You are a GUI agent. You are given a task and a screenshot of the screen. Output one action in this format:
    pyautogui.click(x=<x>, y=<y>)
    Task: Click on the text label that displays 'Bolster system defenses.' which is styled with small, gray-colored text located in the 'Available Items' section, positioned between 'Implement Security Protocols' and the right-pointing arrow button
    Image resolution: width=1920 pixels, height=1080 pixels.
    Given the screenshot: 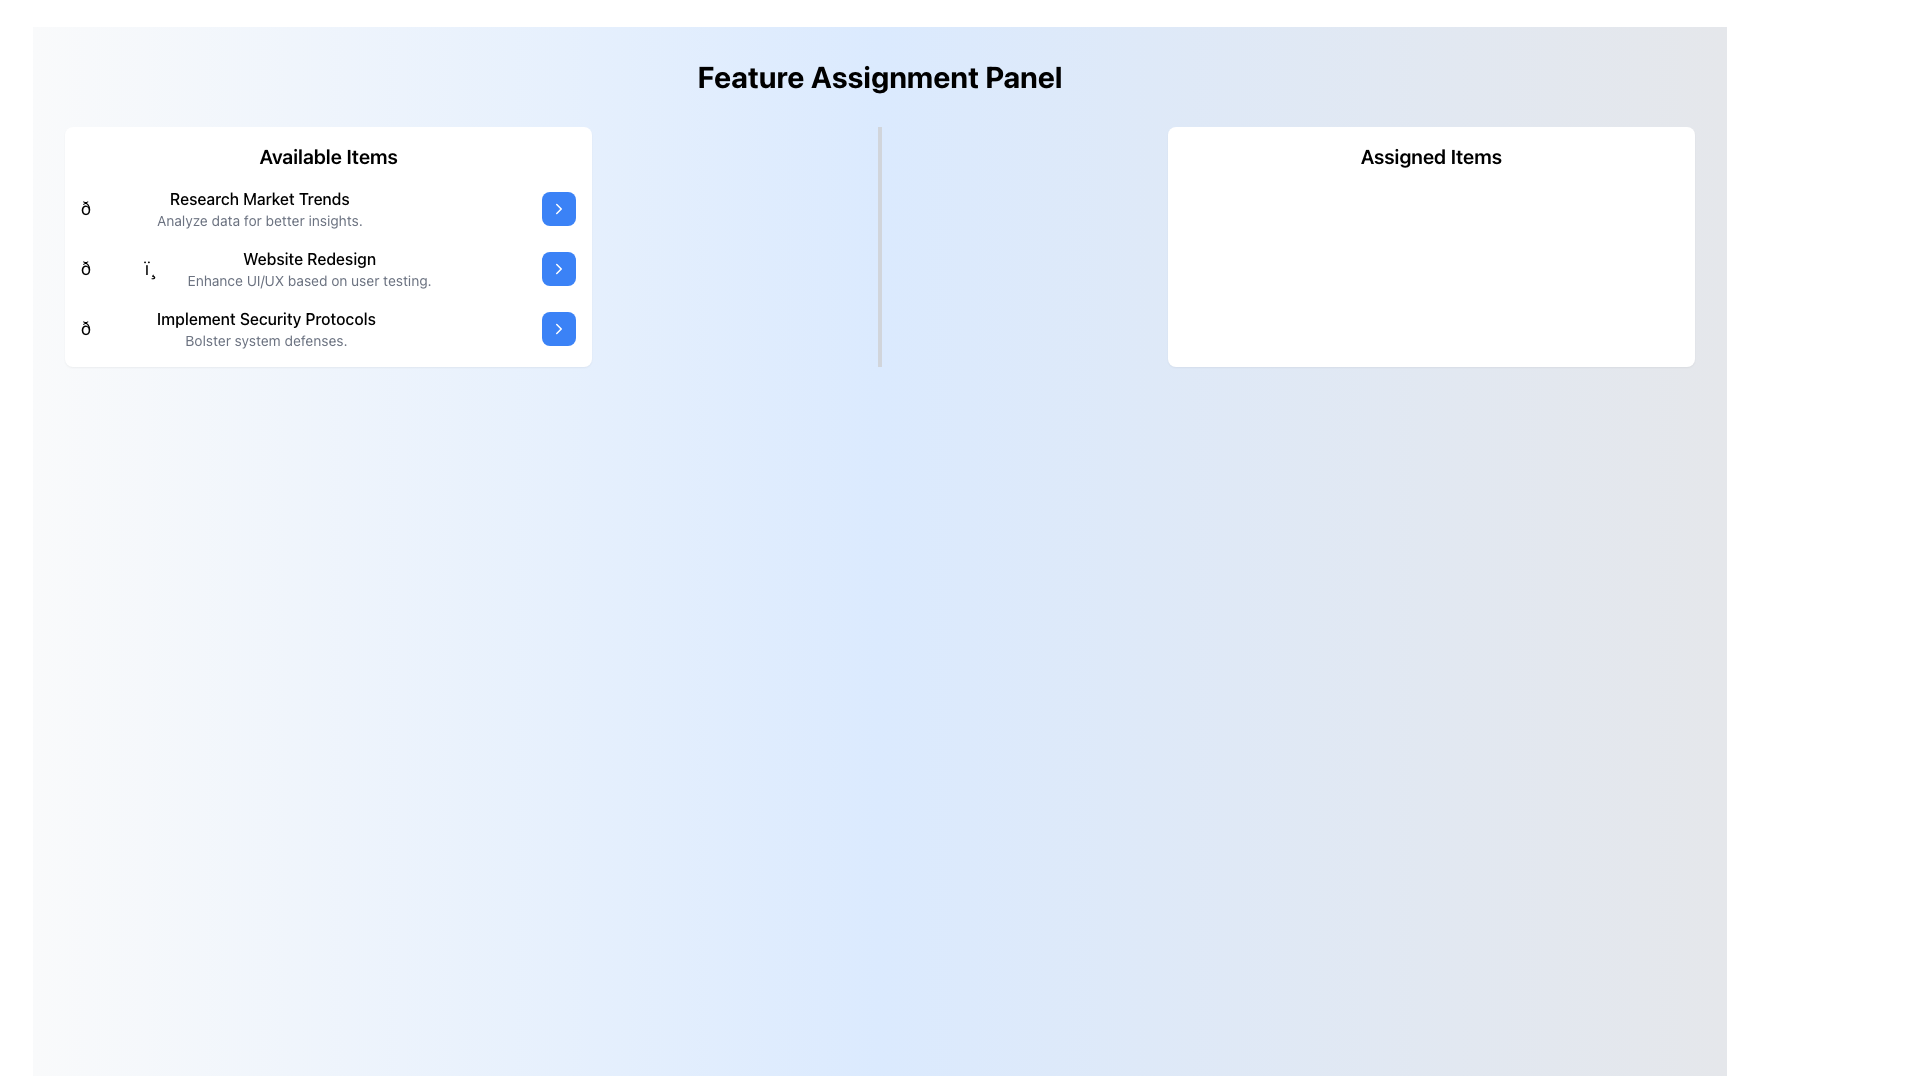 What is the action you would take?
    pyautogui.click(x=265, y=339)
    